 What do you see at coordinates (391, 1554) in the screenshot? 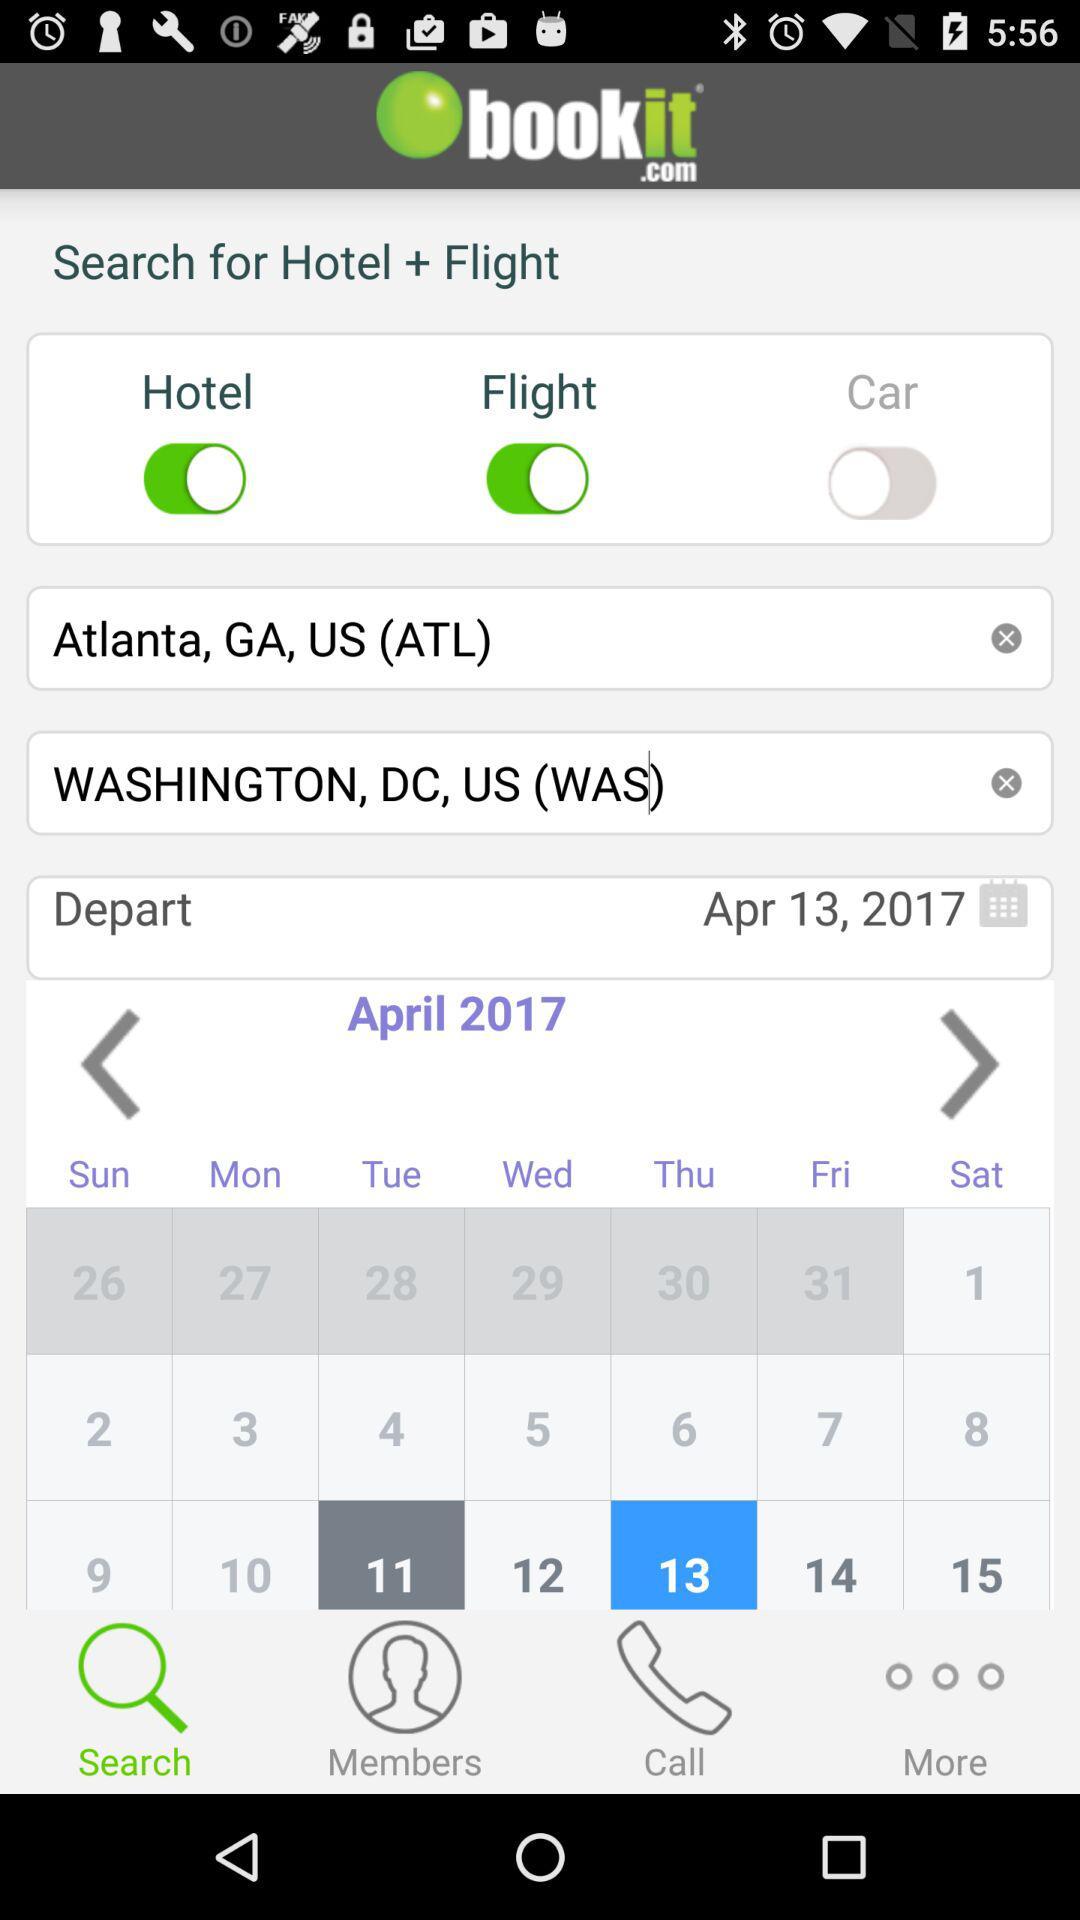
I see `the item to the left of 5 item` at bounding box center [391, 1554].